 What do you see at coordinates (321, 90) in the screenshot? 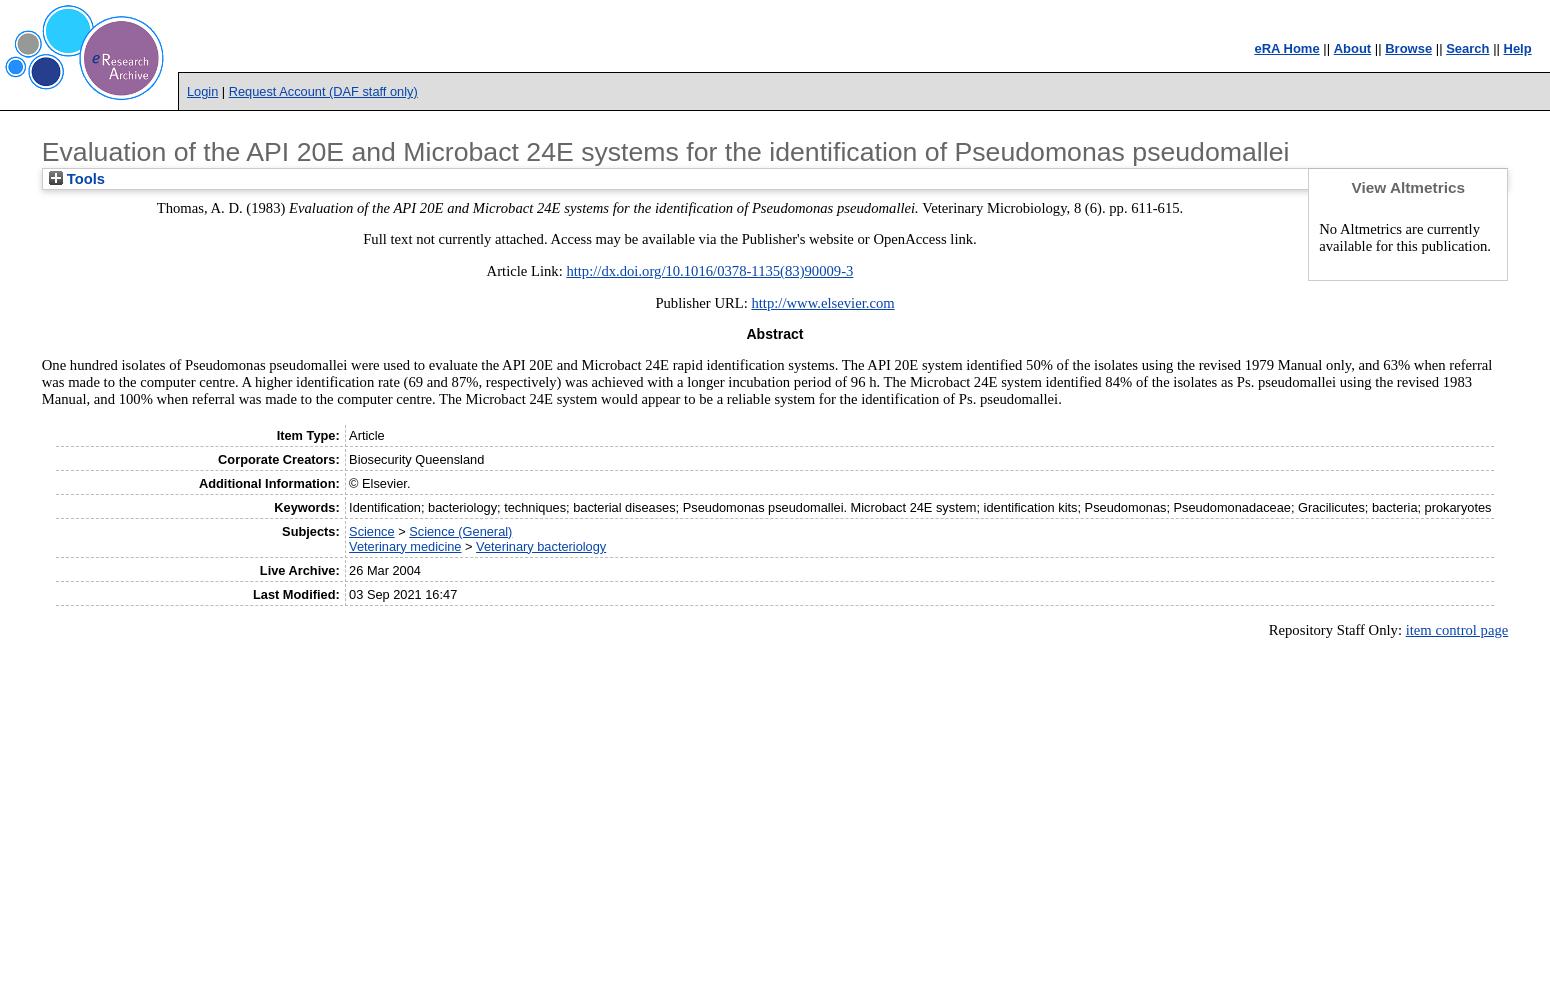
I see `'Request Account (DAF staff only)'` at bounding box center [321, 90].